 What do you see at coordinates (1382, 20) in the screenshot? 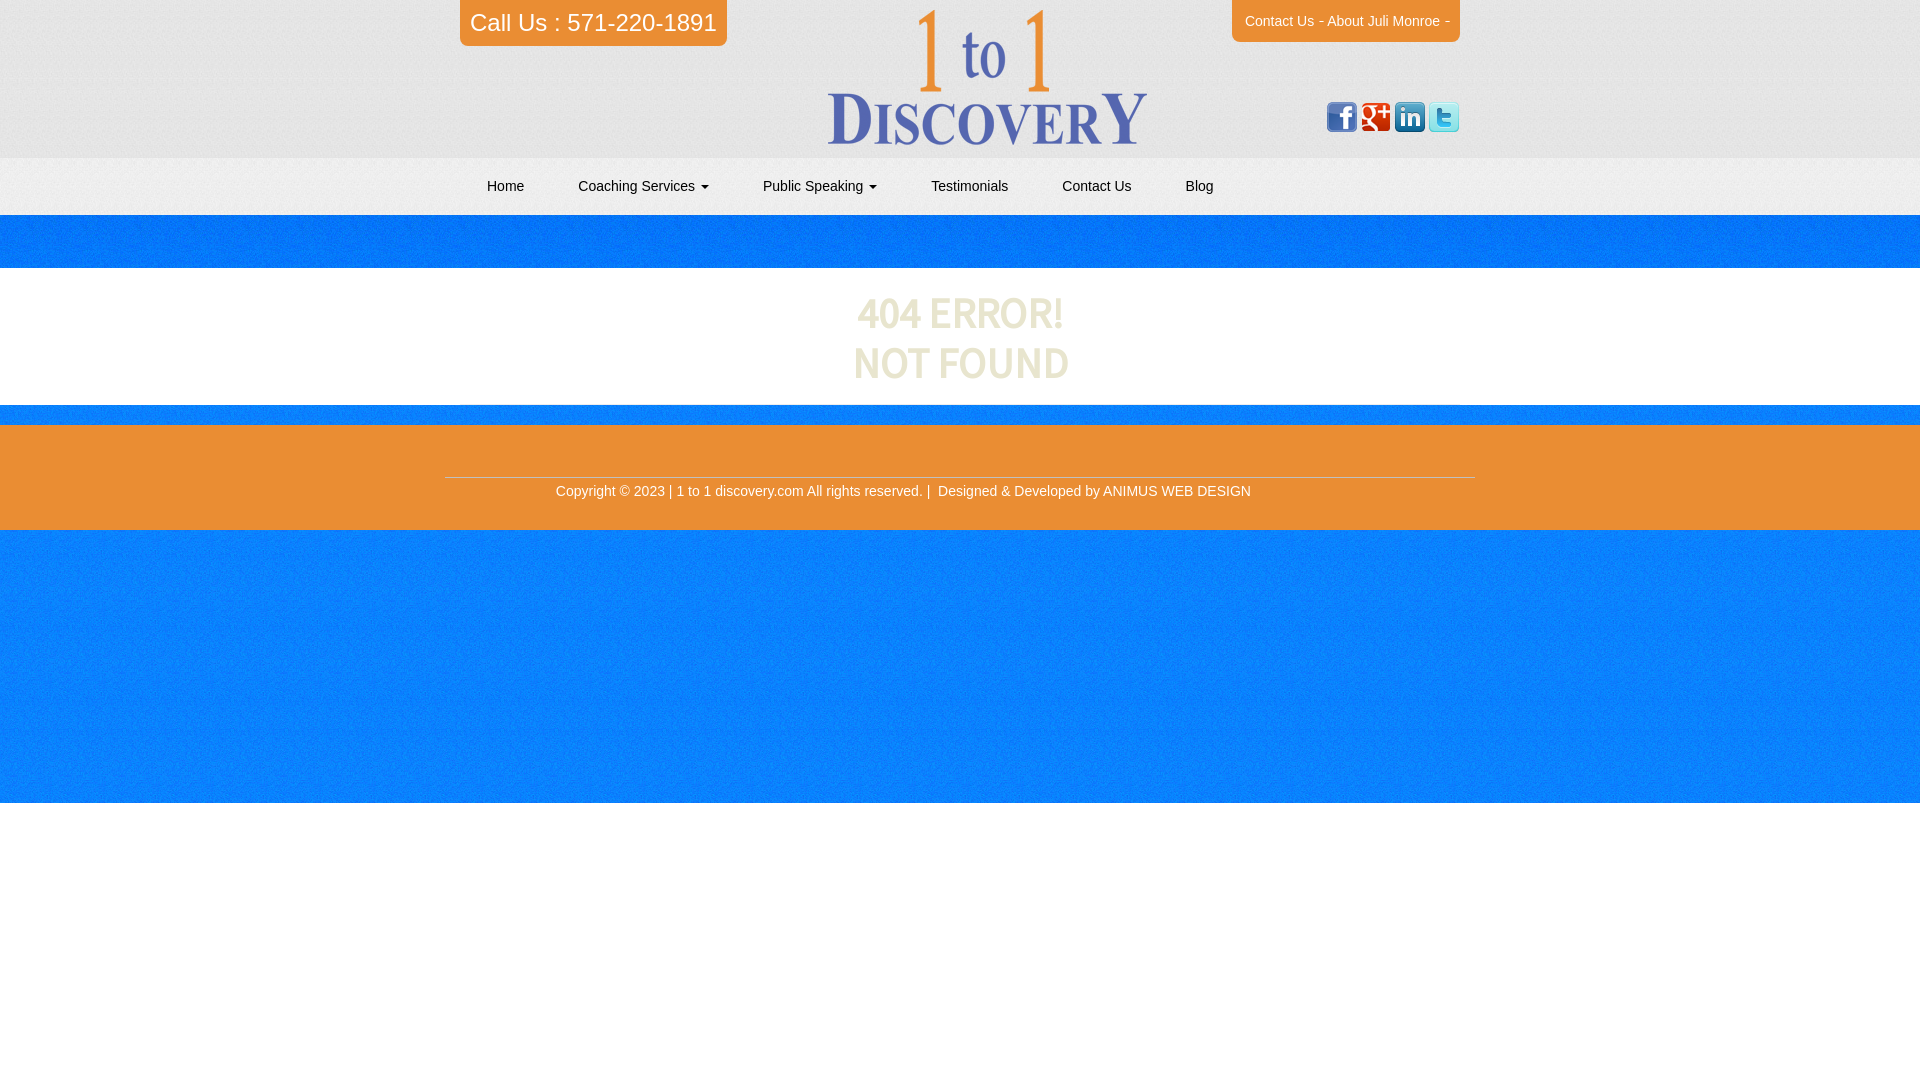
I see `'About Juli Monroe'` at bounding box center [1382, 20].